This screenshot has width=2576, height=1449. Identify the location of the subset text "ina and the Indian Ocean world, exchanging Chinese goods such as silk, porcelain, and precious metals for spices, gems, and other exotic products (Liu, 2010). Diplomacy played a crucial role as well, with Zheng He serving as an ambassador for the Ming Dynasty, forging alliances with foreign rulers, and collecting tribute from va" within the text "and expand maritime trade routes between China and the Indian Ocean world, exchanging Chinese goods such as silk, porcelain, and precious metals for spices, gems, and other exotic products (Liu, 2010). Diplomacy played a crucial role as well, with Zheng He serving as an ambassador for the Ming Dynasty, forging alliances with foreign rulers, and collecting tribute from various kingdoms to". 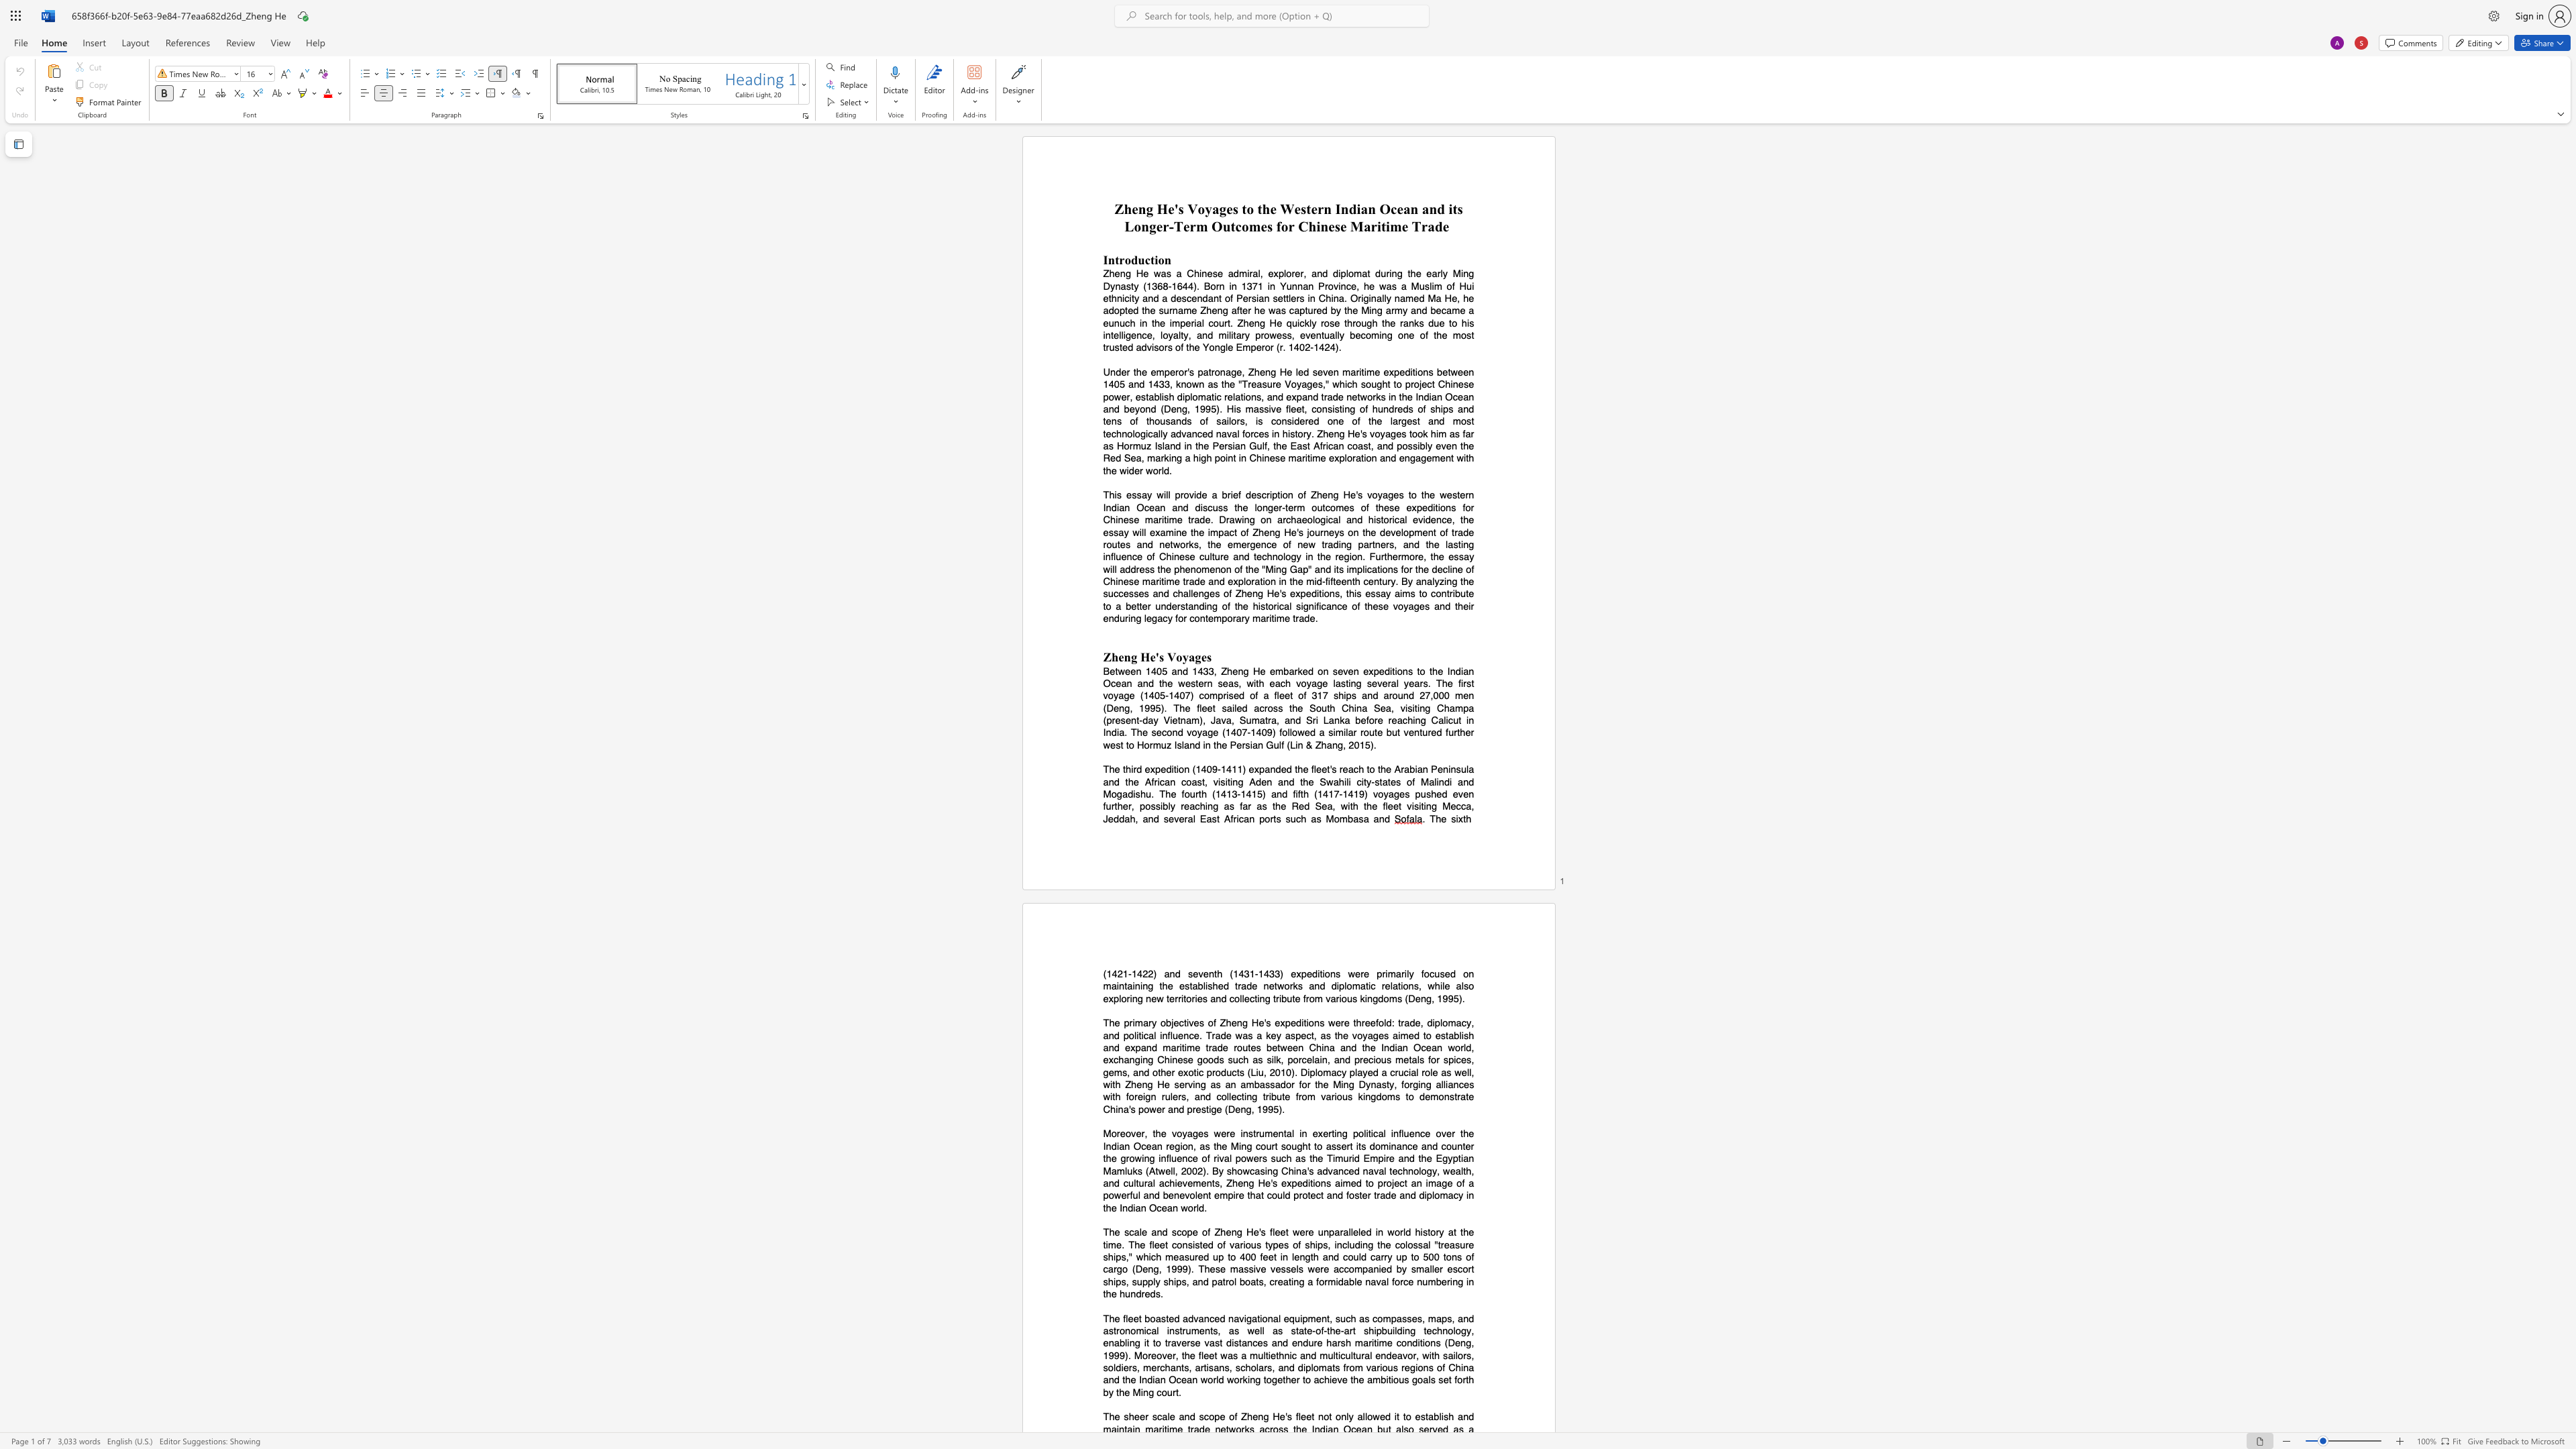
(1322, 1047).